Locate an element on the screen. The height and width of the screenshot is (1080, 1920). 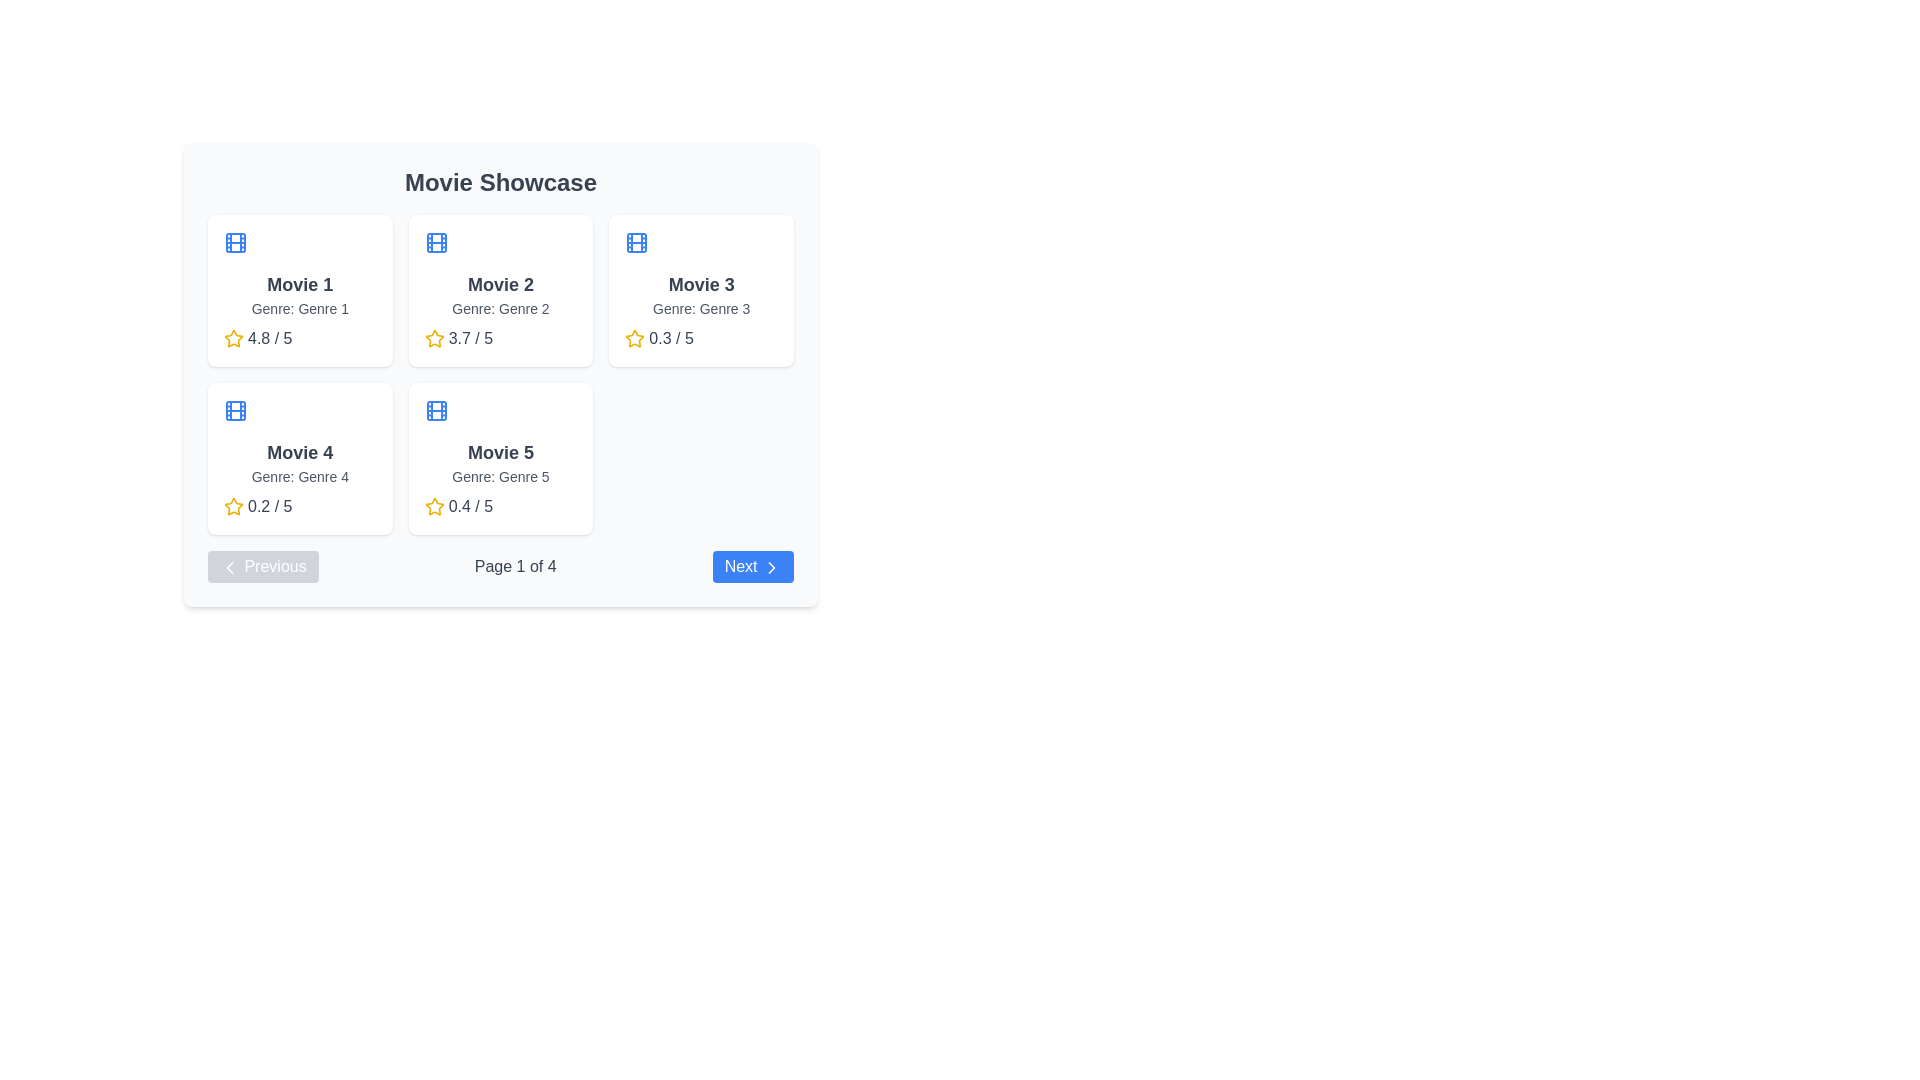
text label that serves as the title for the movie card located in the second column of the first row of the grid, between 'Movie 1' and 'Movie 3' is located at coordinates (500, 285).